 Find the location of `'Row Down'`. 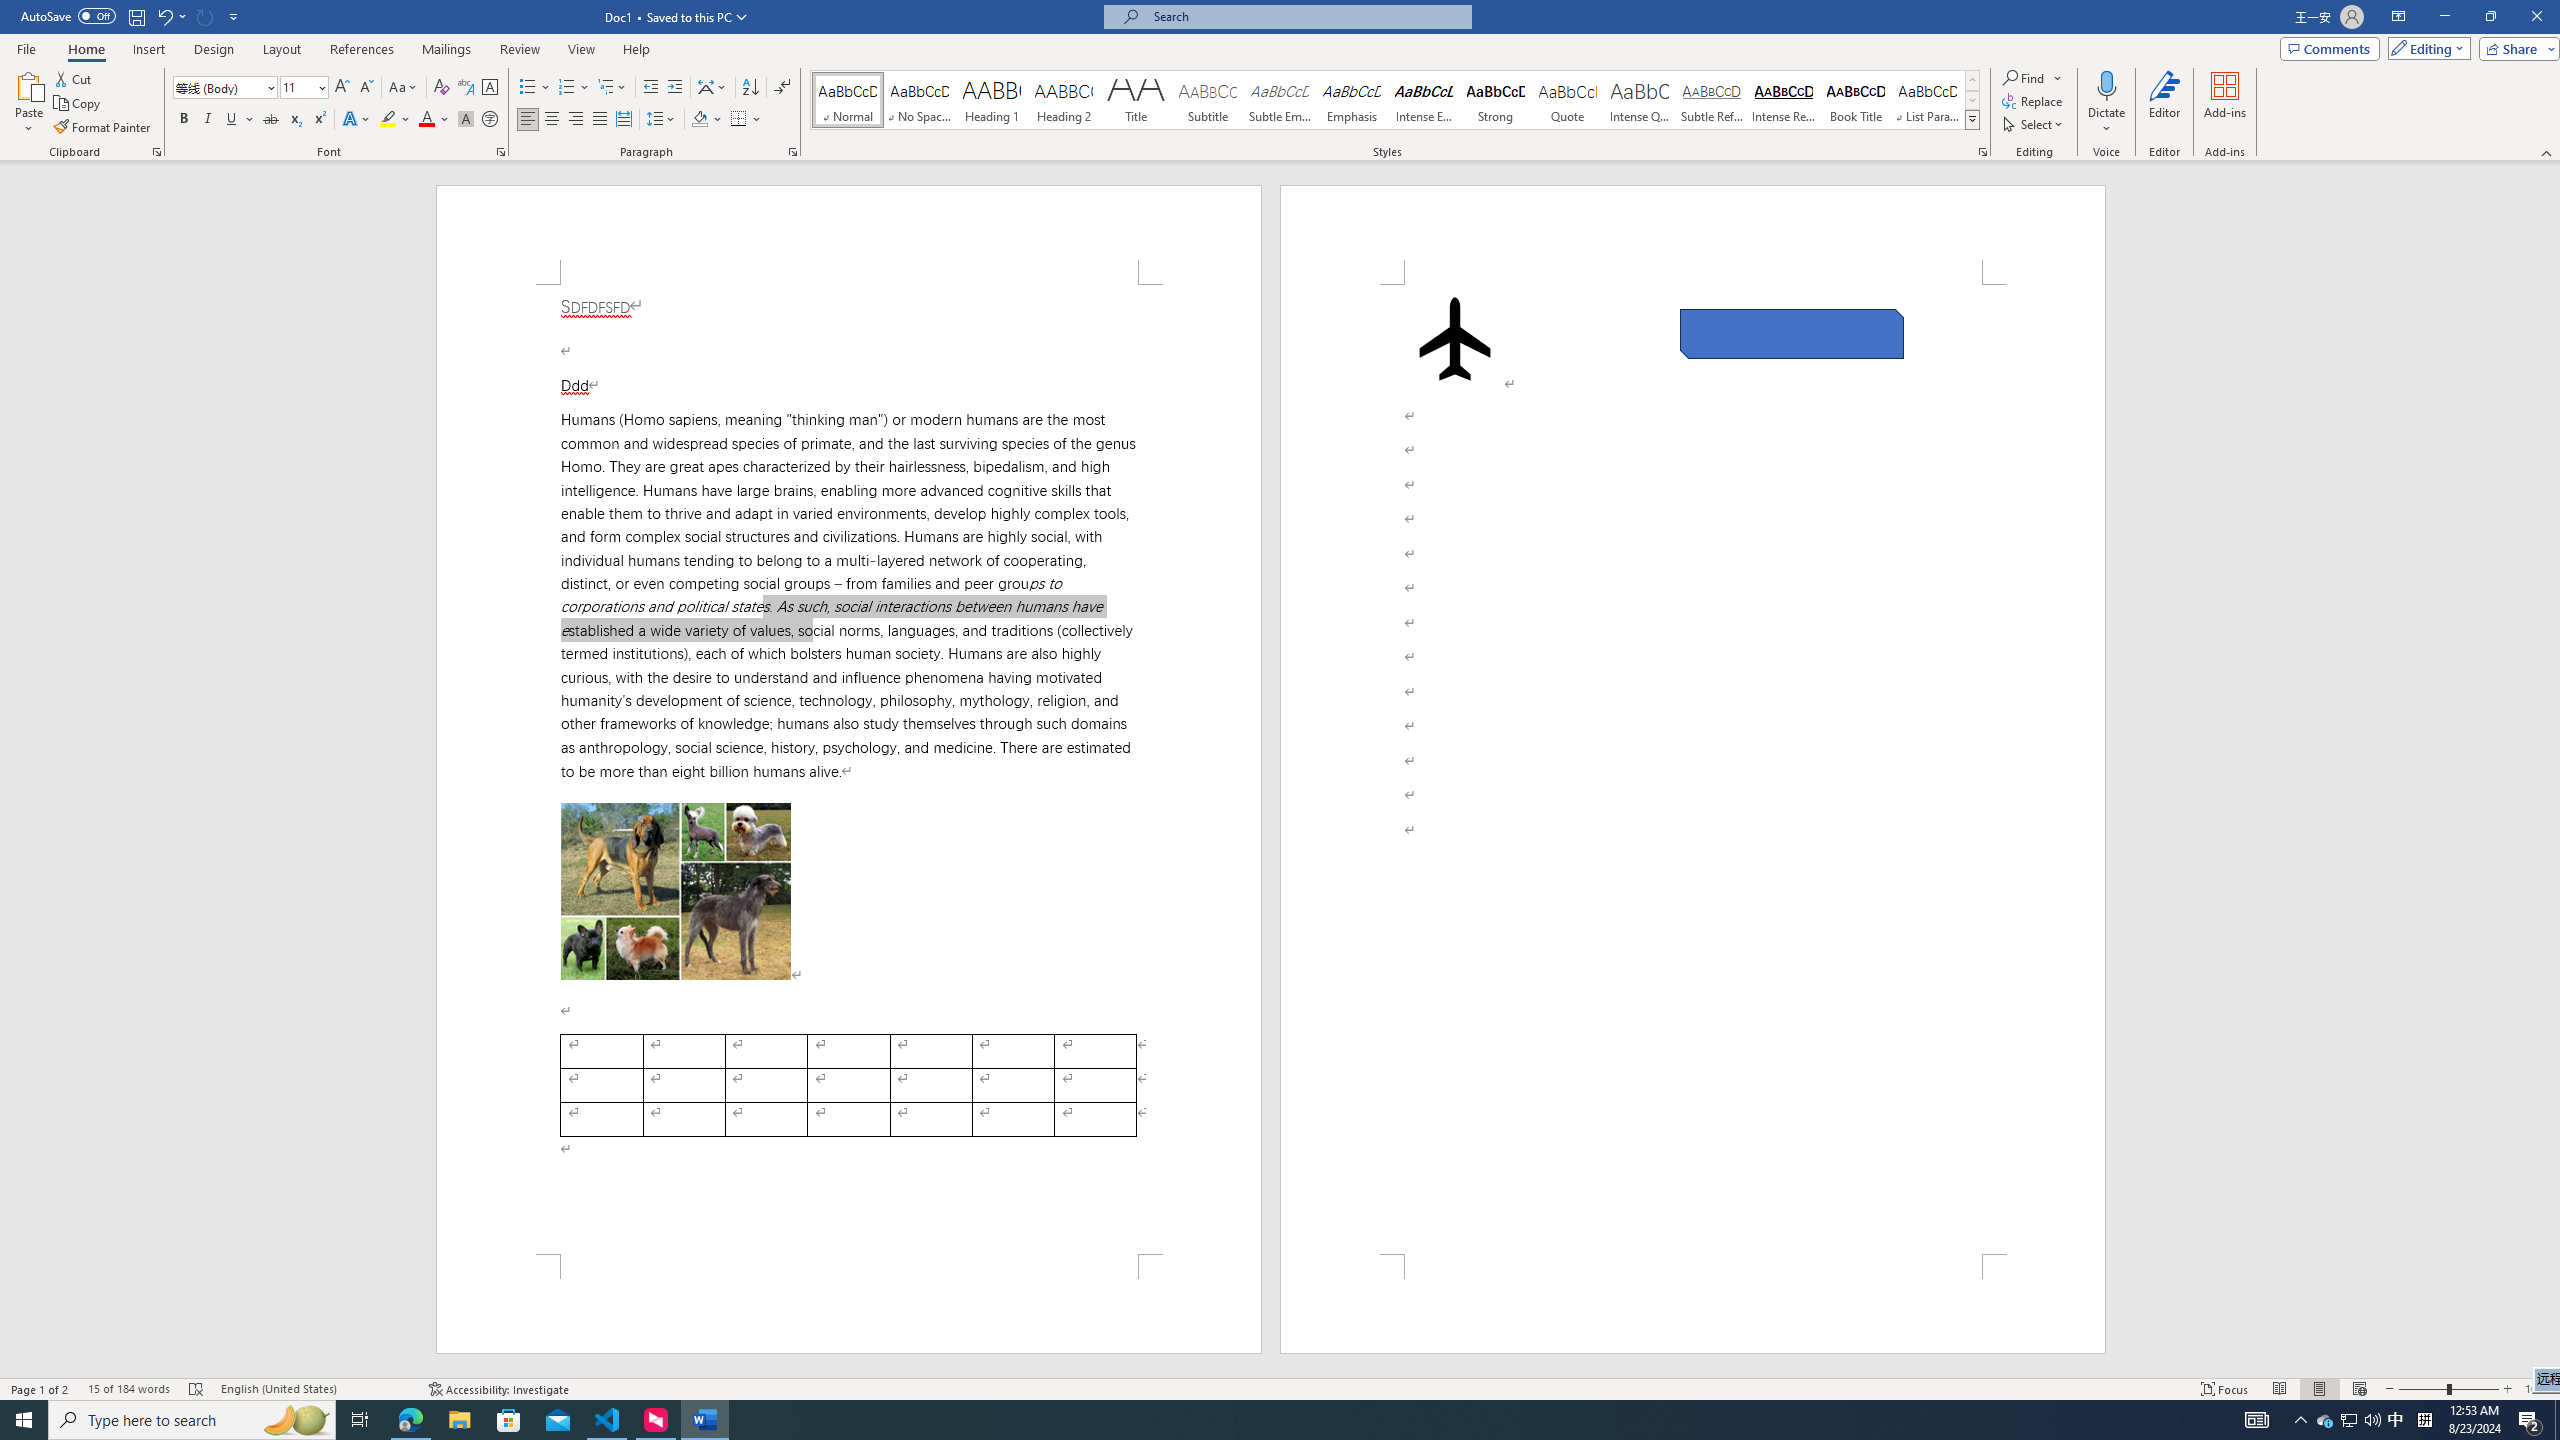

'Row Down' is located at coordinates (1972, 99).